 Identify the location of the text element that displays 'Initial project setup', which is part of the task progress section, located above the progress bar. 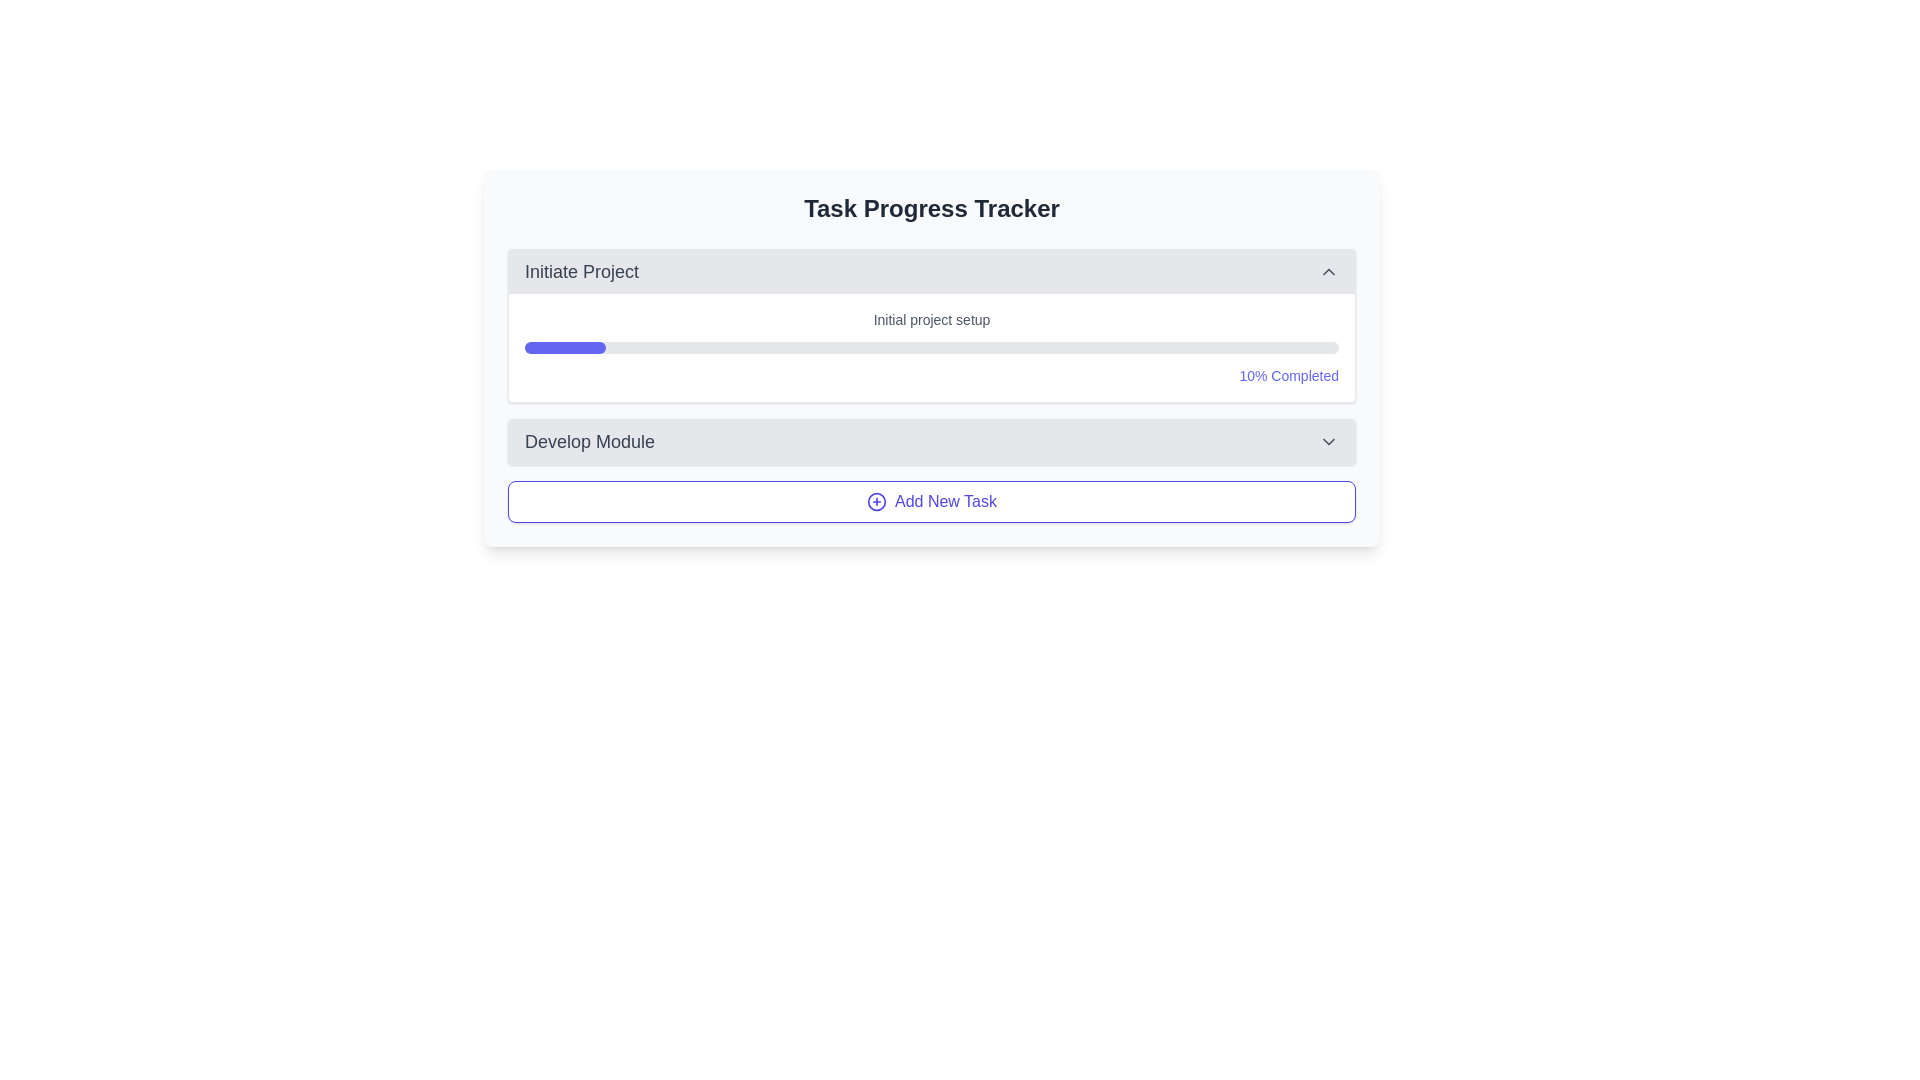
(930, 319).